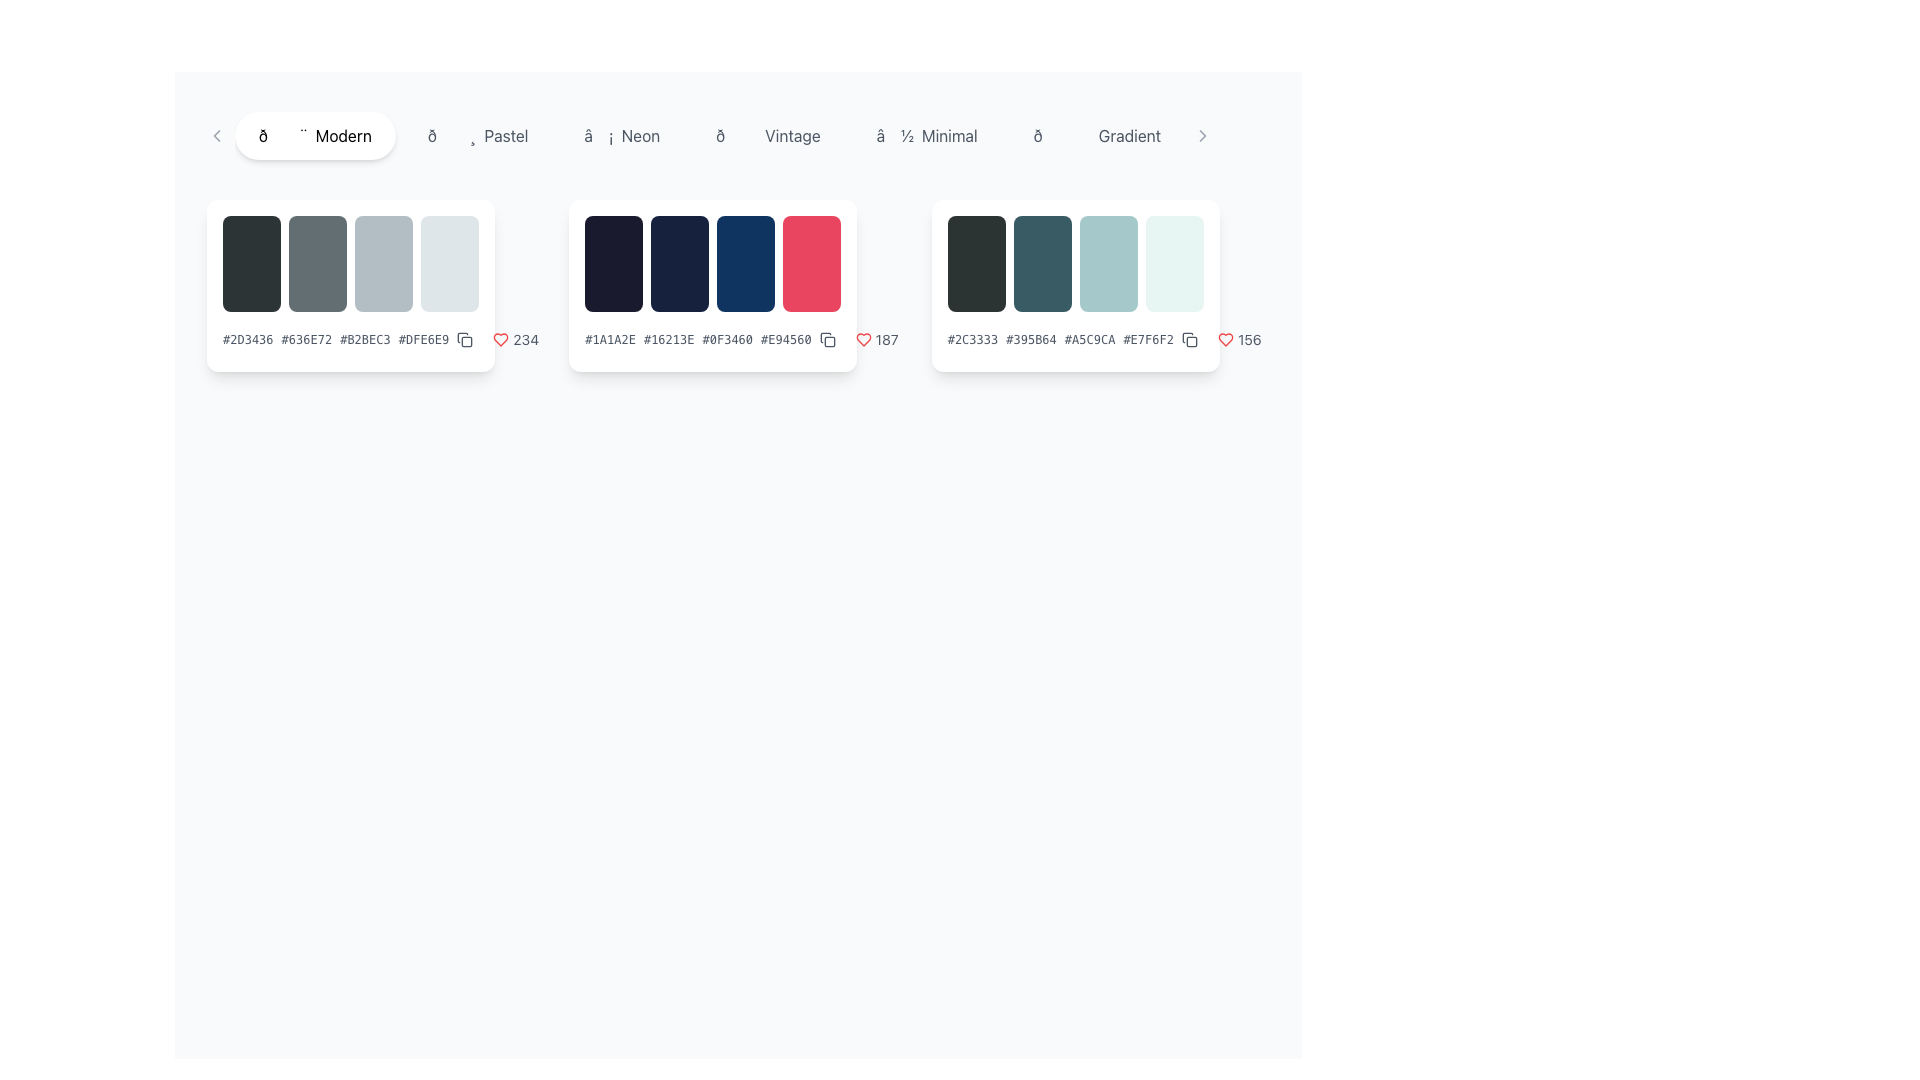 This screenshot has height=1080, width=1920. I want to click on the sixth button in the horizontal scrollable menu that selects the 'Minimal' category, so click(926, 135).